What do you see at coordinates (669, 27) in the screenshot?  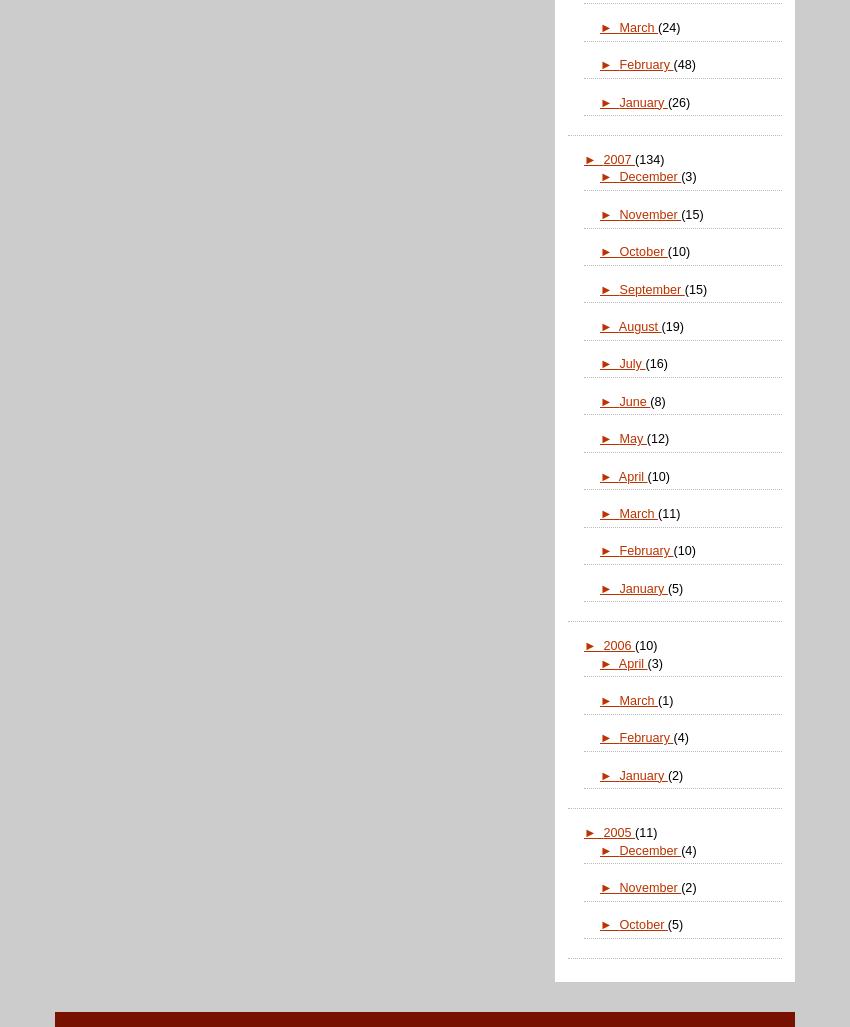 I see `'(24)'` at bounding box center [669, 27].